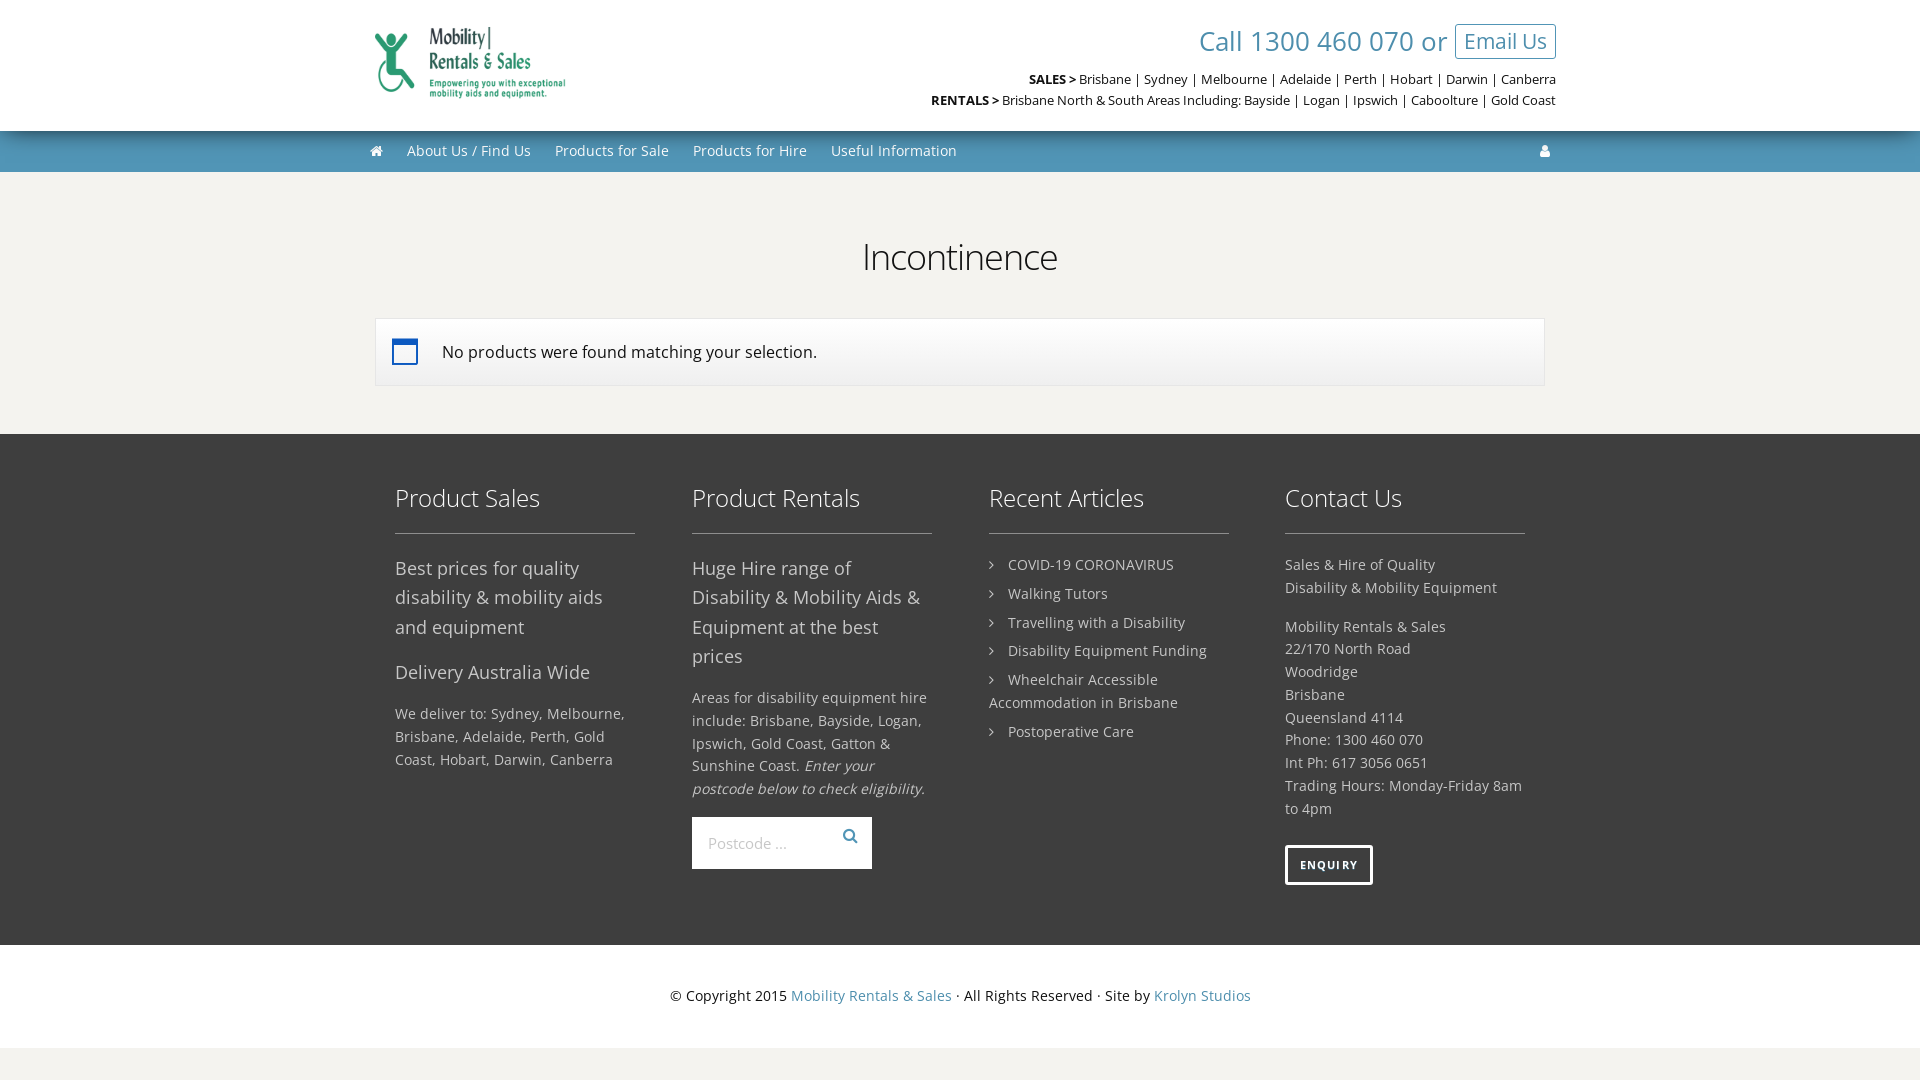  I want to click on 'Login', so click(1544, 149).